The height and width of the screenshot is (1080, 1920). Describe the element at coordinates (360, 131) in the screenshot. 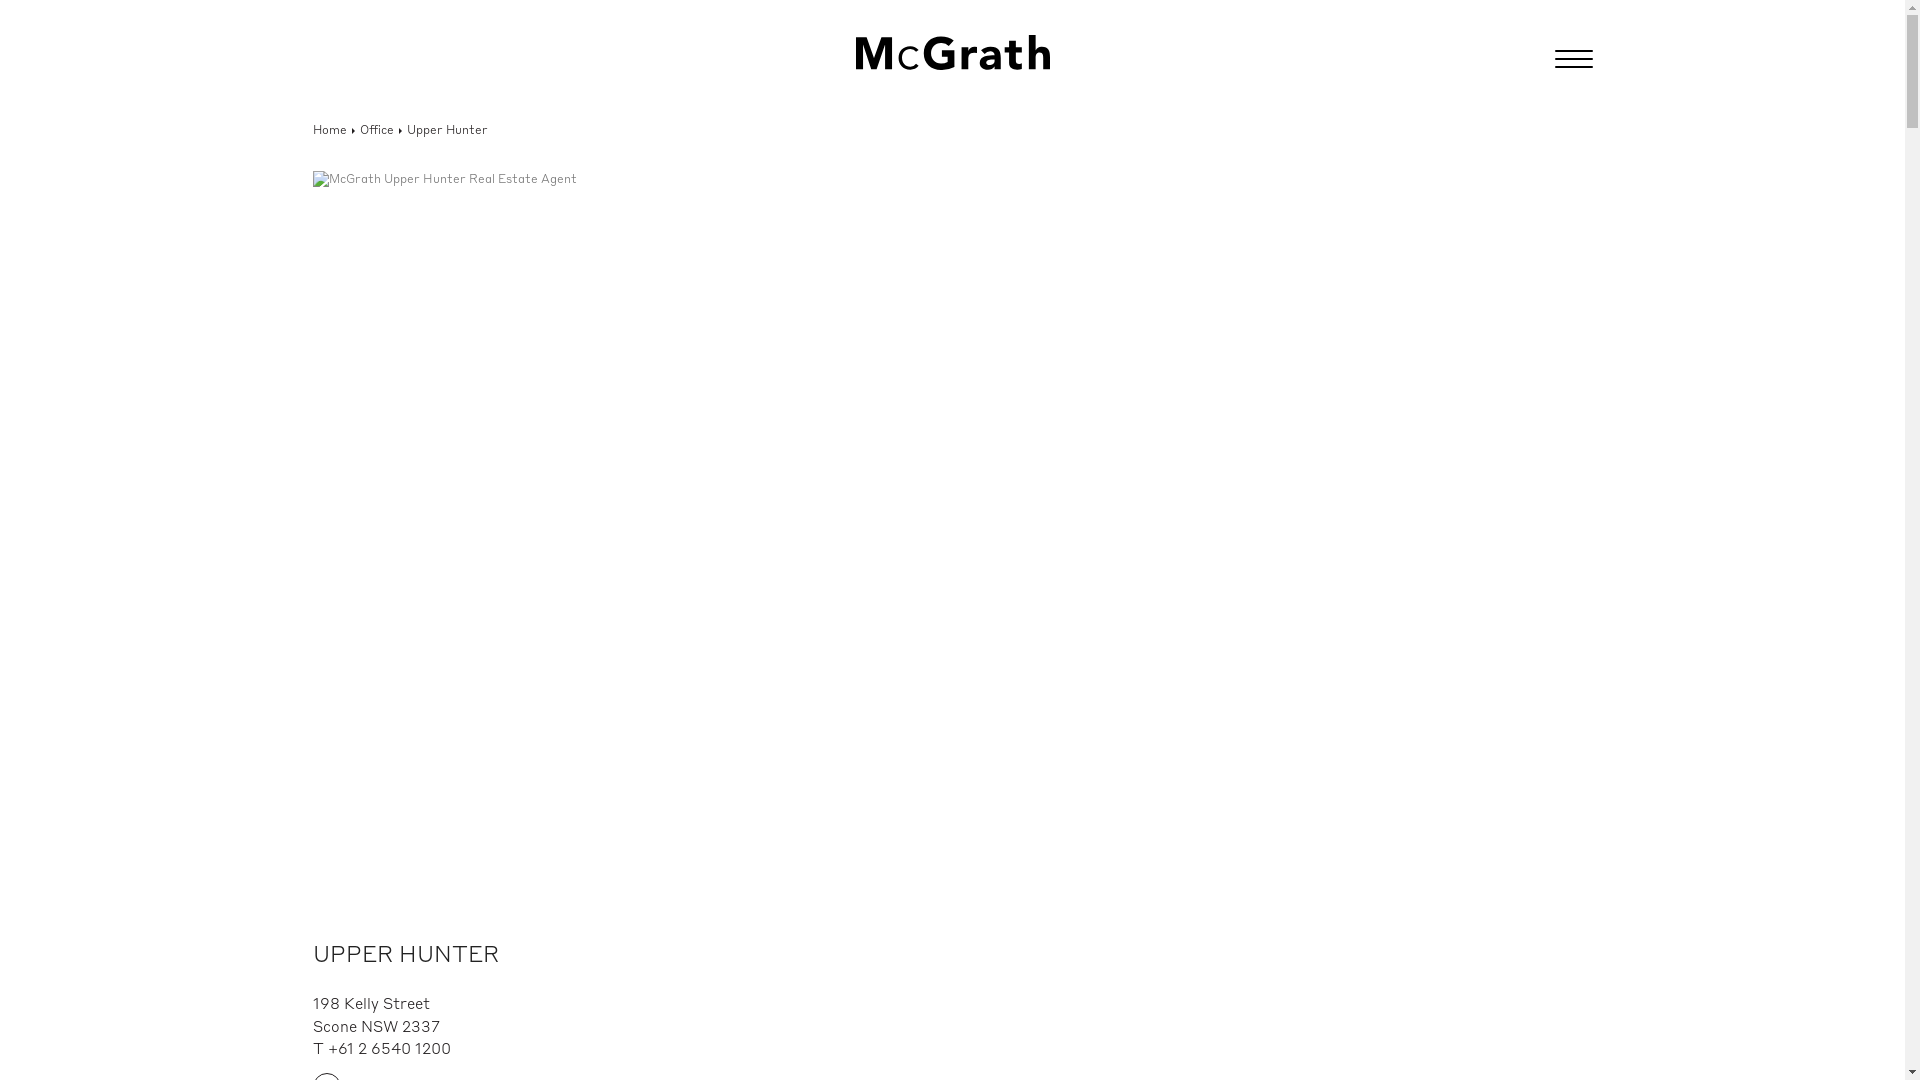

I see `'Office'` at that location.